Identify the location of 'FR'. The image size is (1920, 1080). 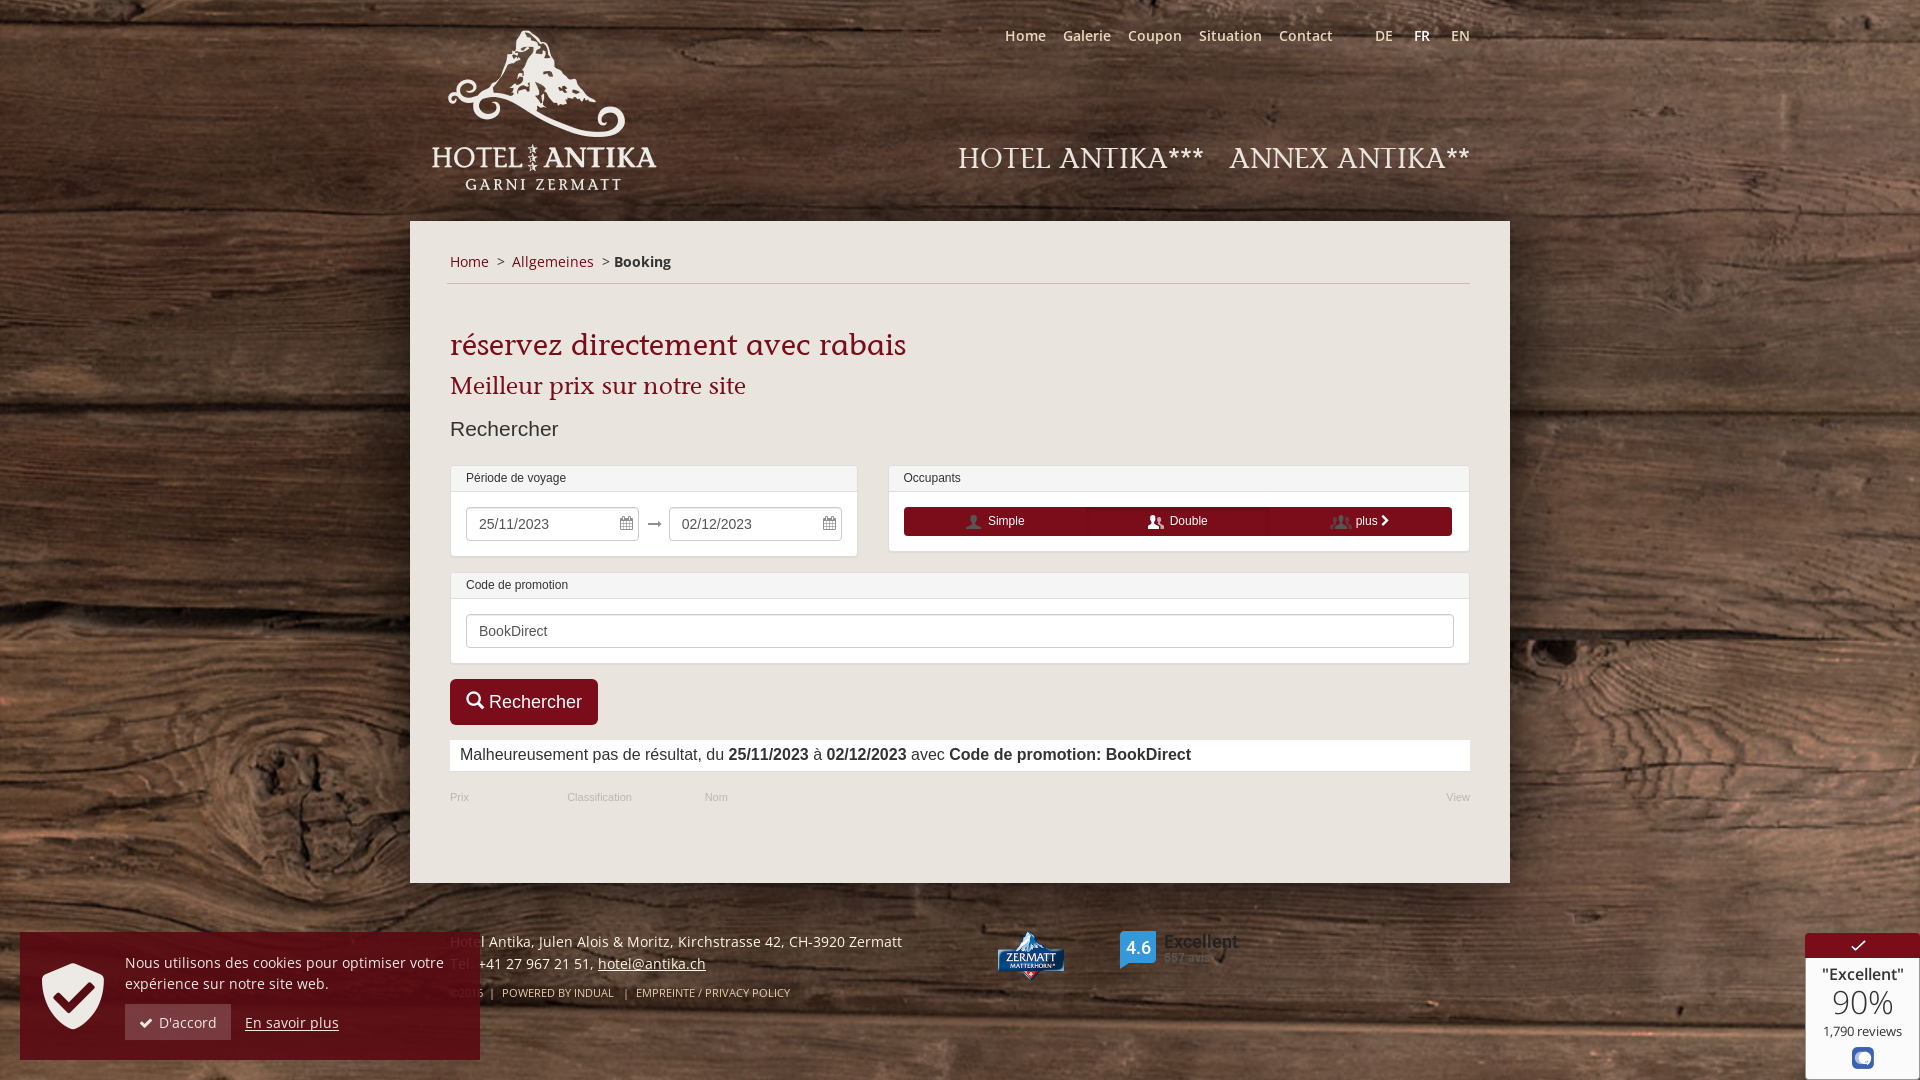
(1412, 35).